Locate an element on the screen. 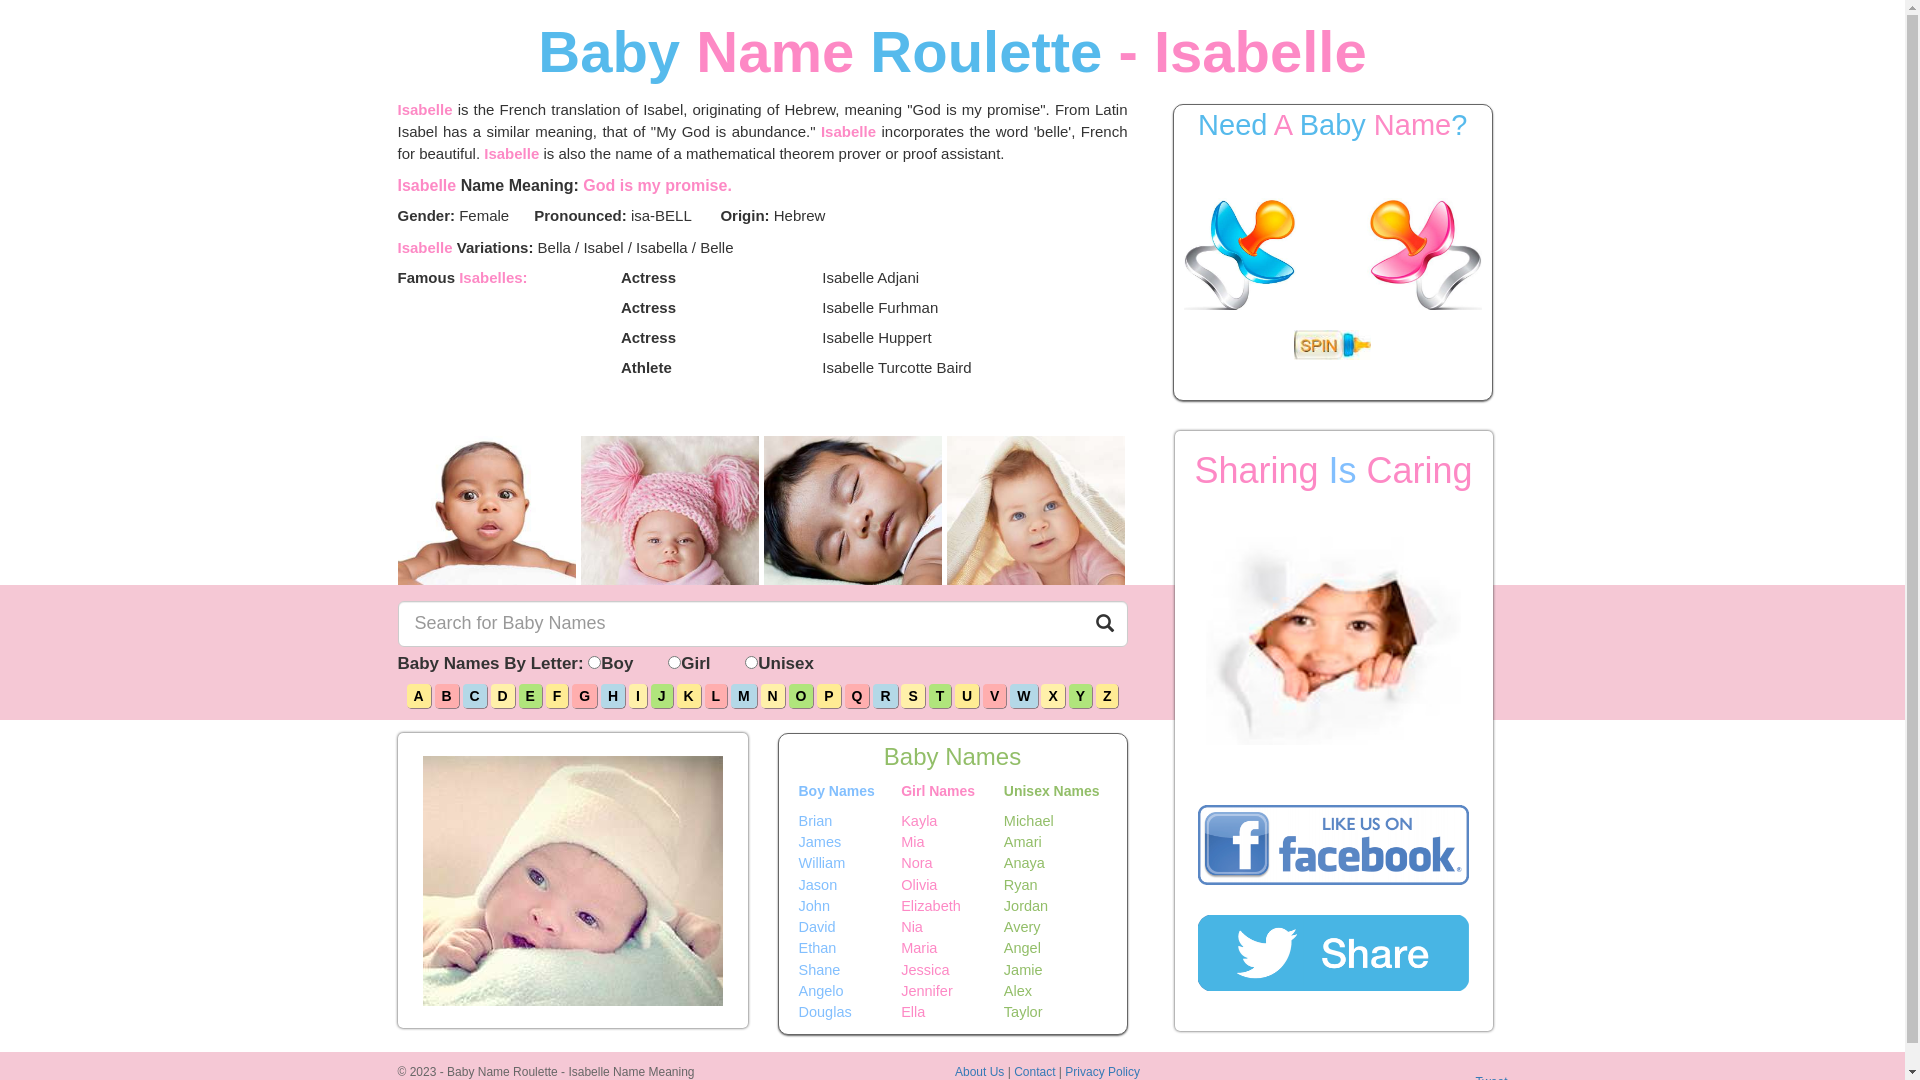 The width and height of the screenshot is (1920, 1080). 'X' is located at coordinates (1051, 694).